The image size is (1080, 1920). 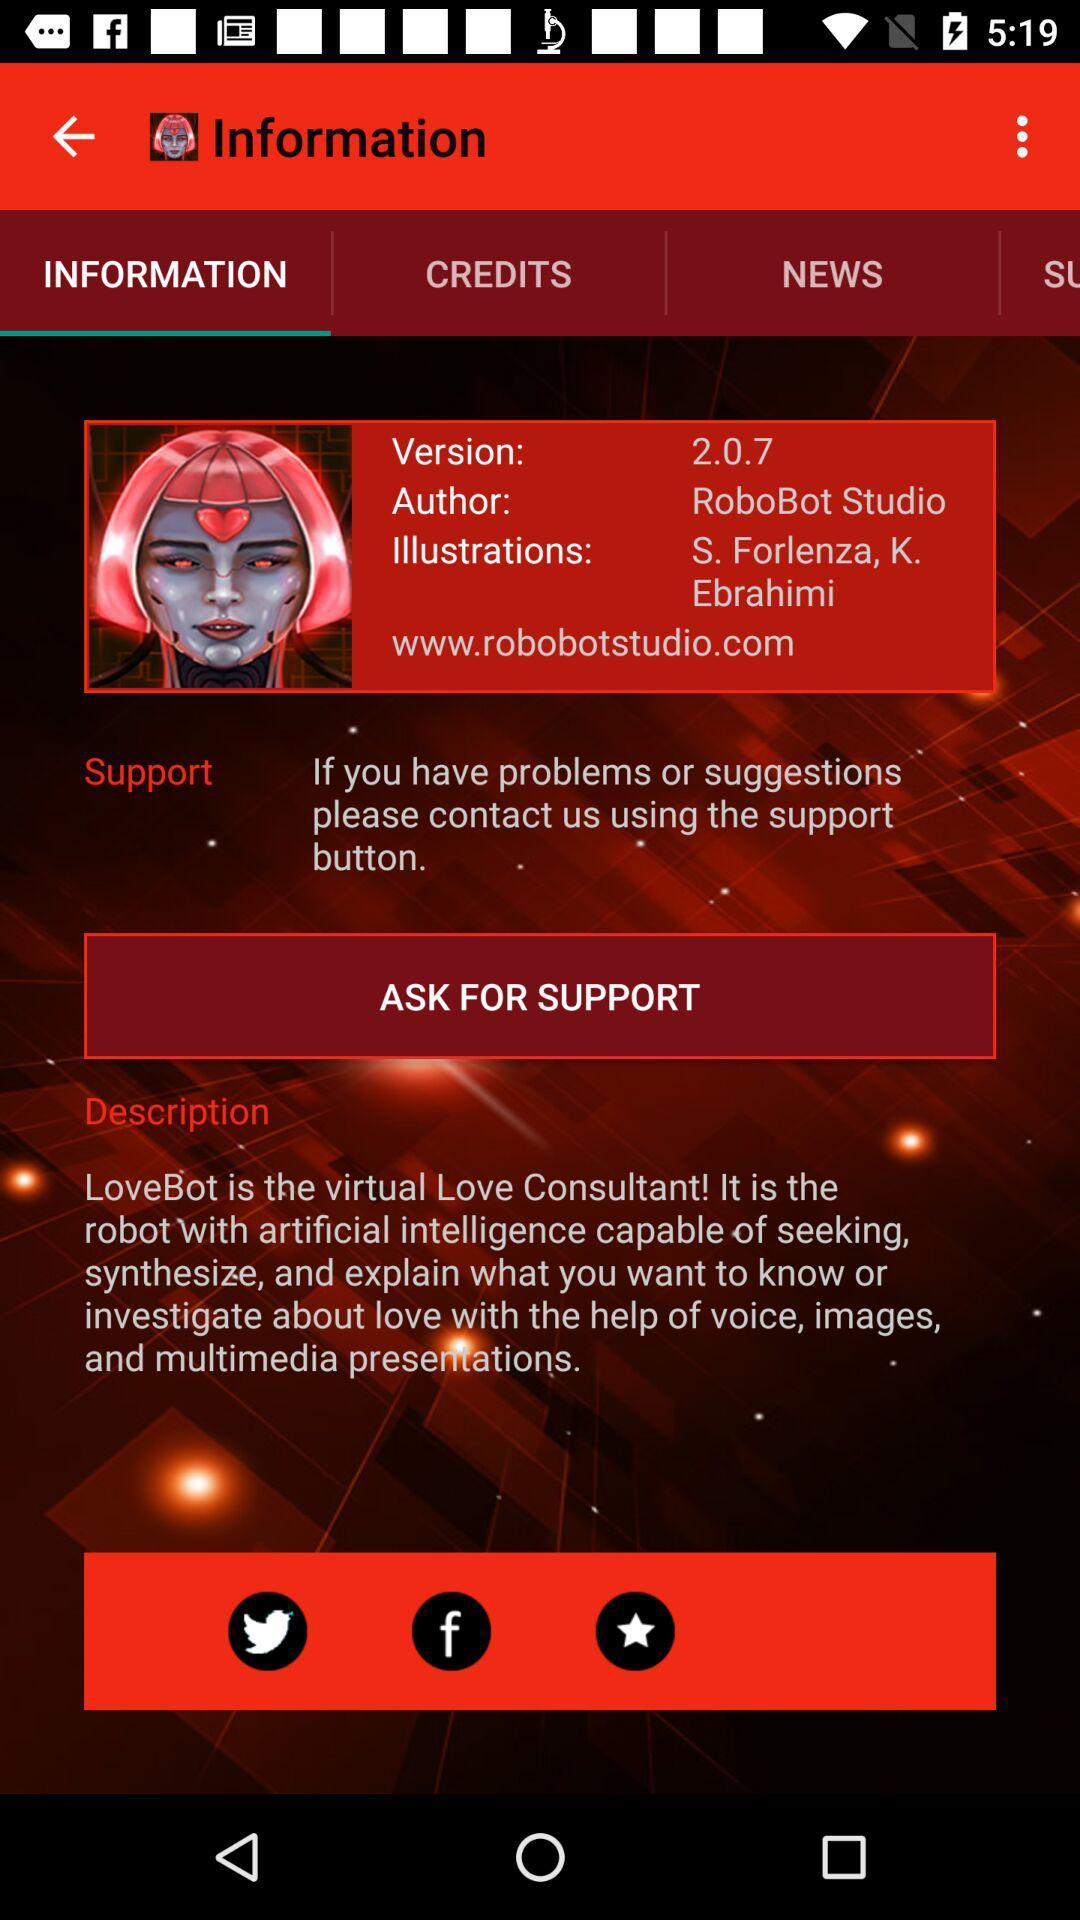 I want to click on the twitter icon, so click(x=266, y=1631).